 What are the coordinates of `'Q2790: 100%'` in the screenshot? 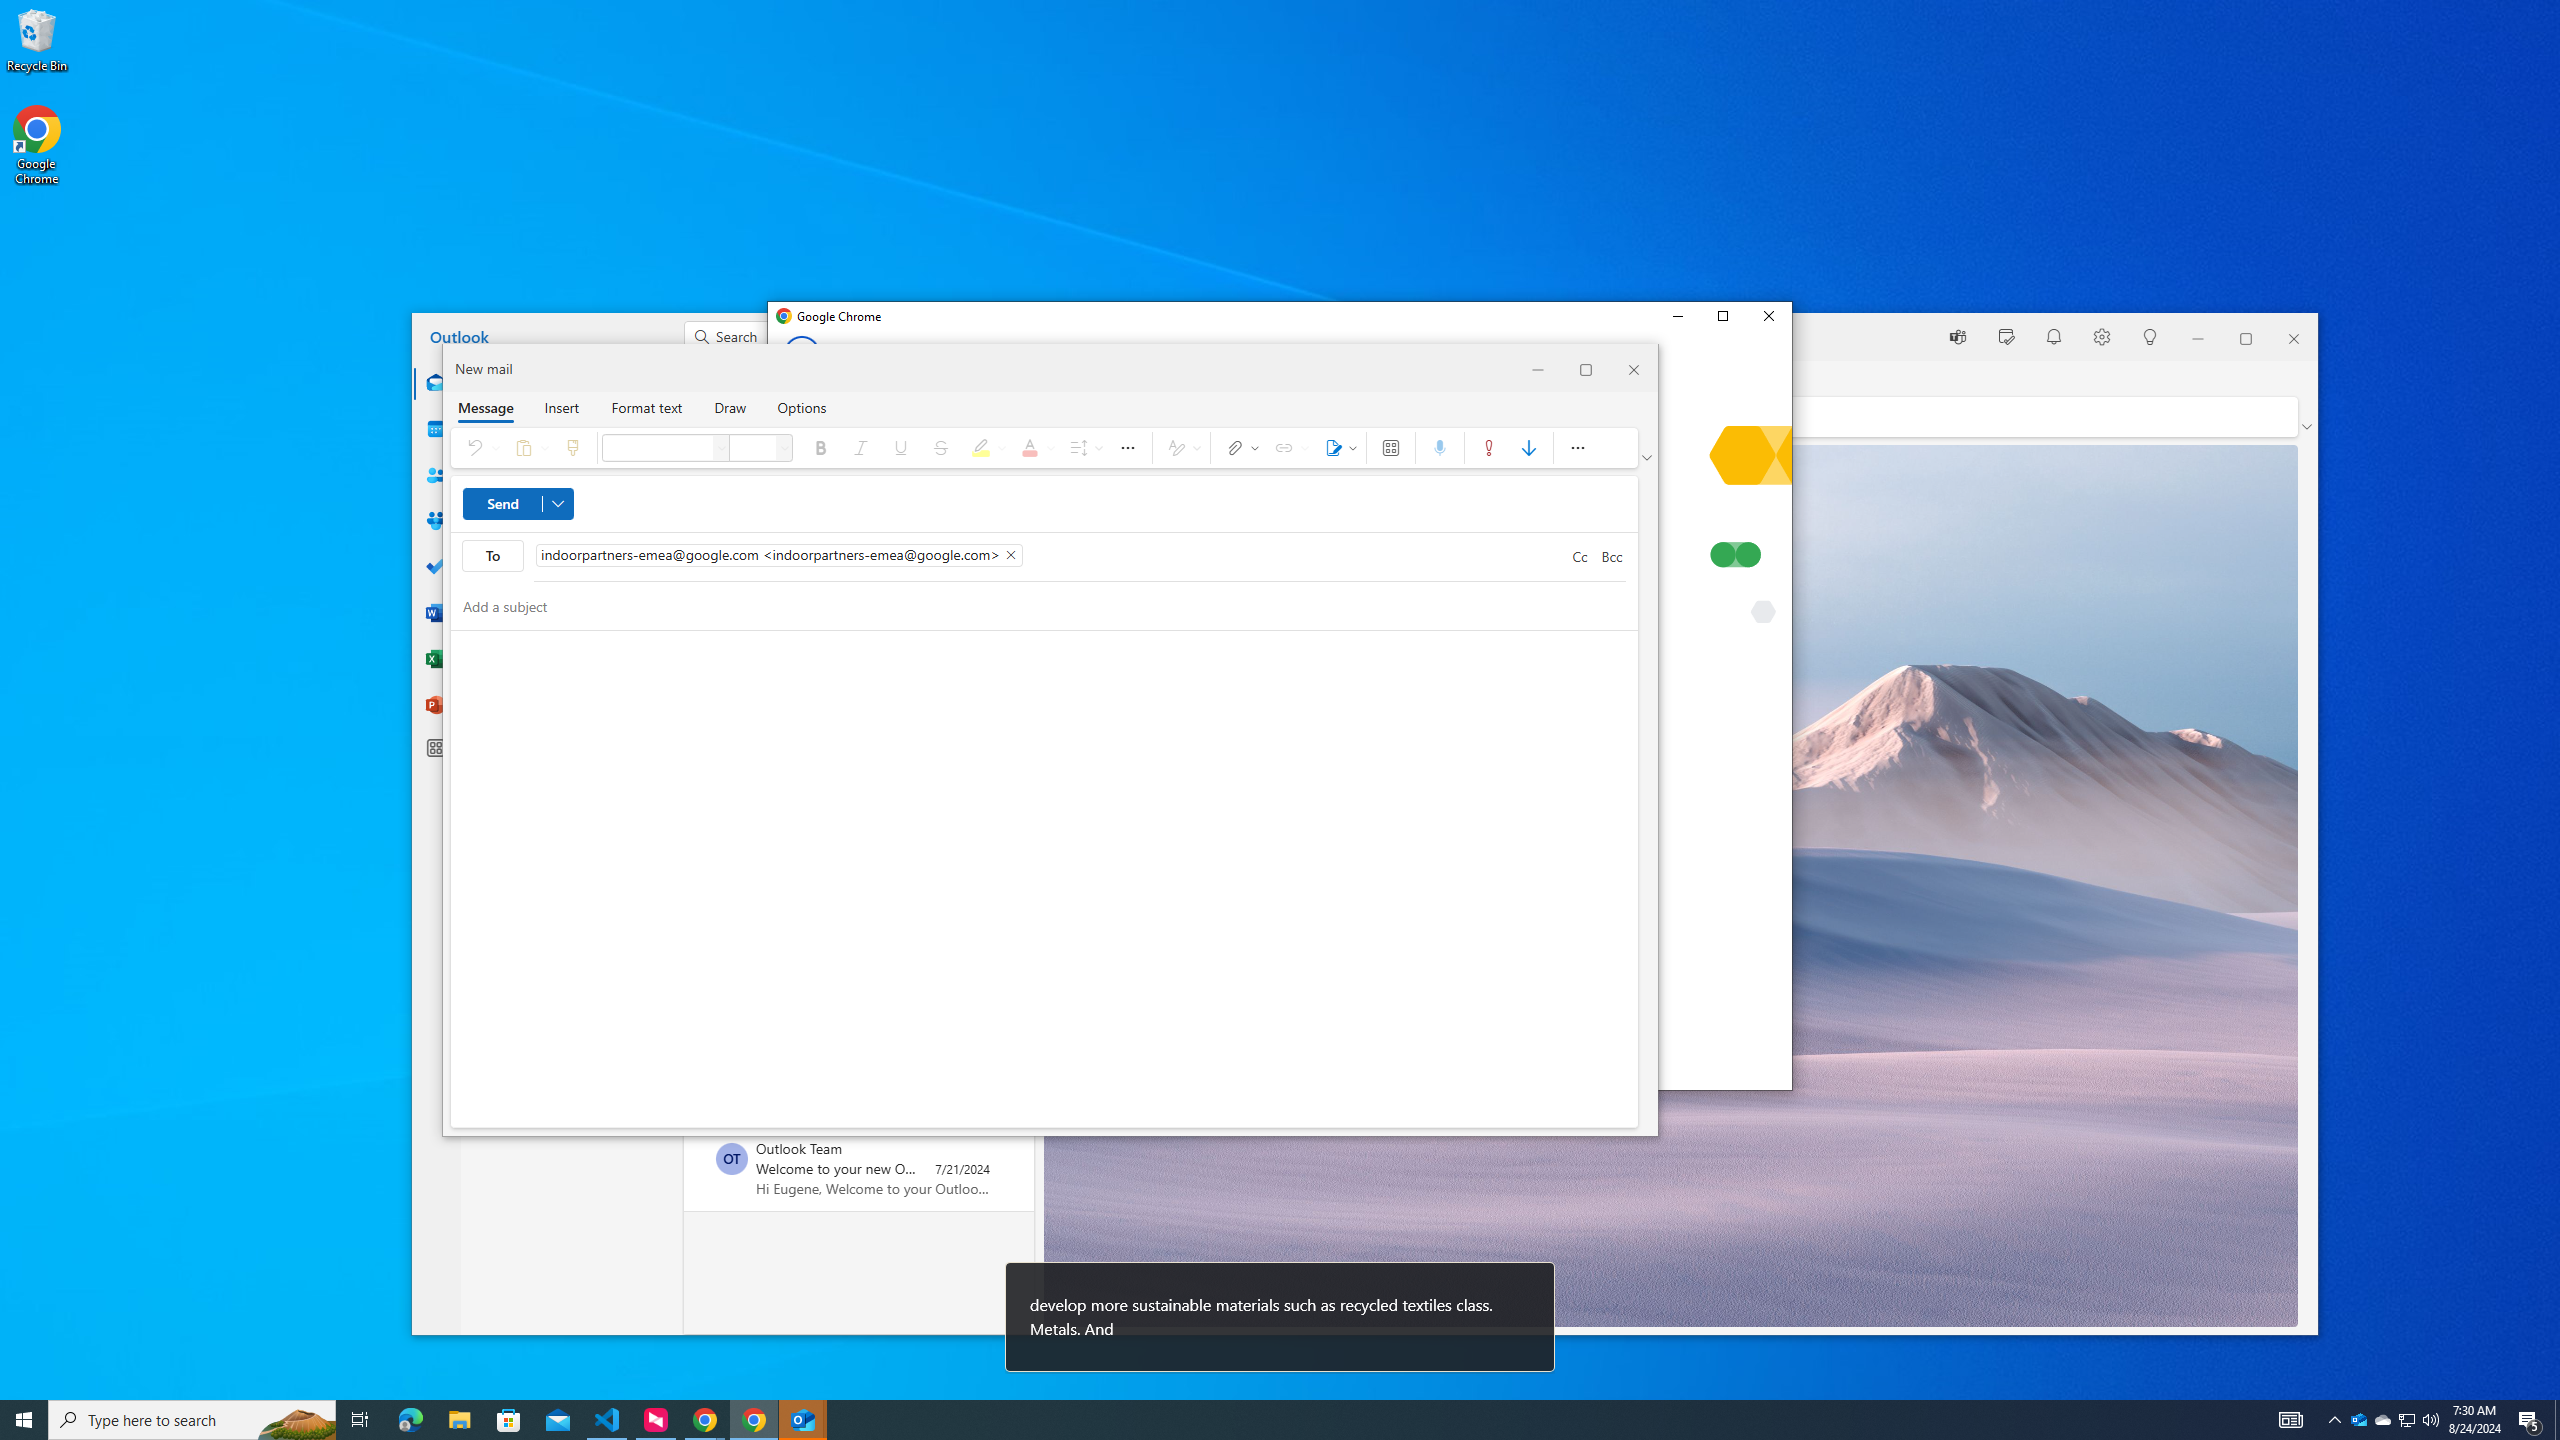 It's located at (2429, 1418).